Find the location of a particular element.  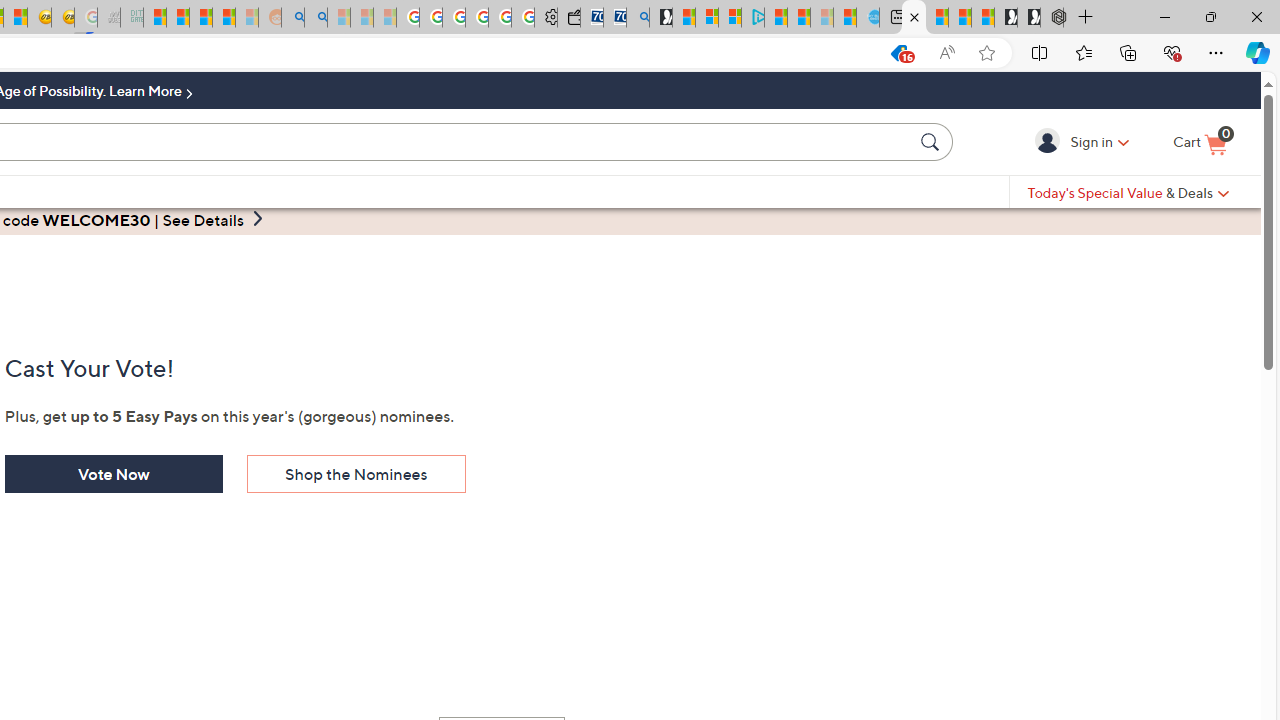

'Shop the Nominees' is located at coordinates (356, 474).